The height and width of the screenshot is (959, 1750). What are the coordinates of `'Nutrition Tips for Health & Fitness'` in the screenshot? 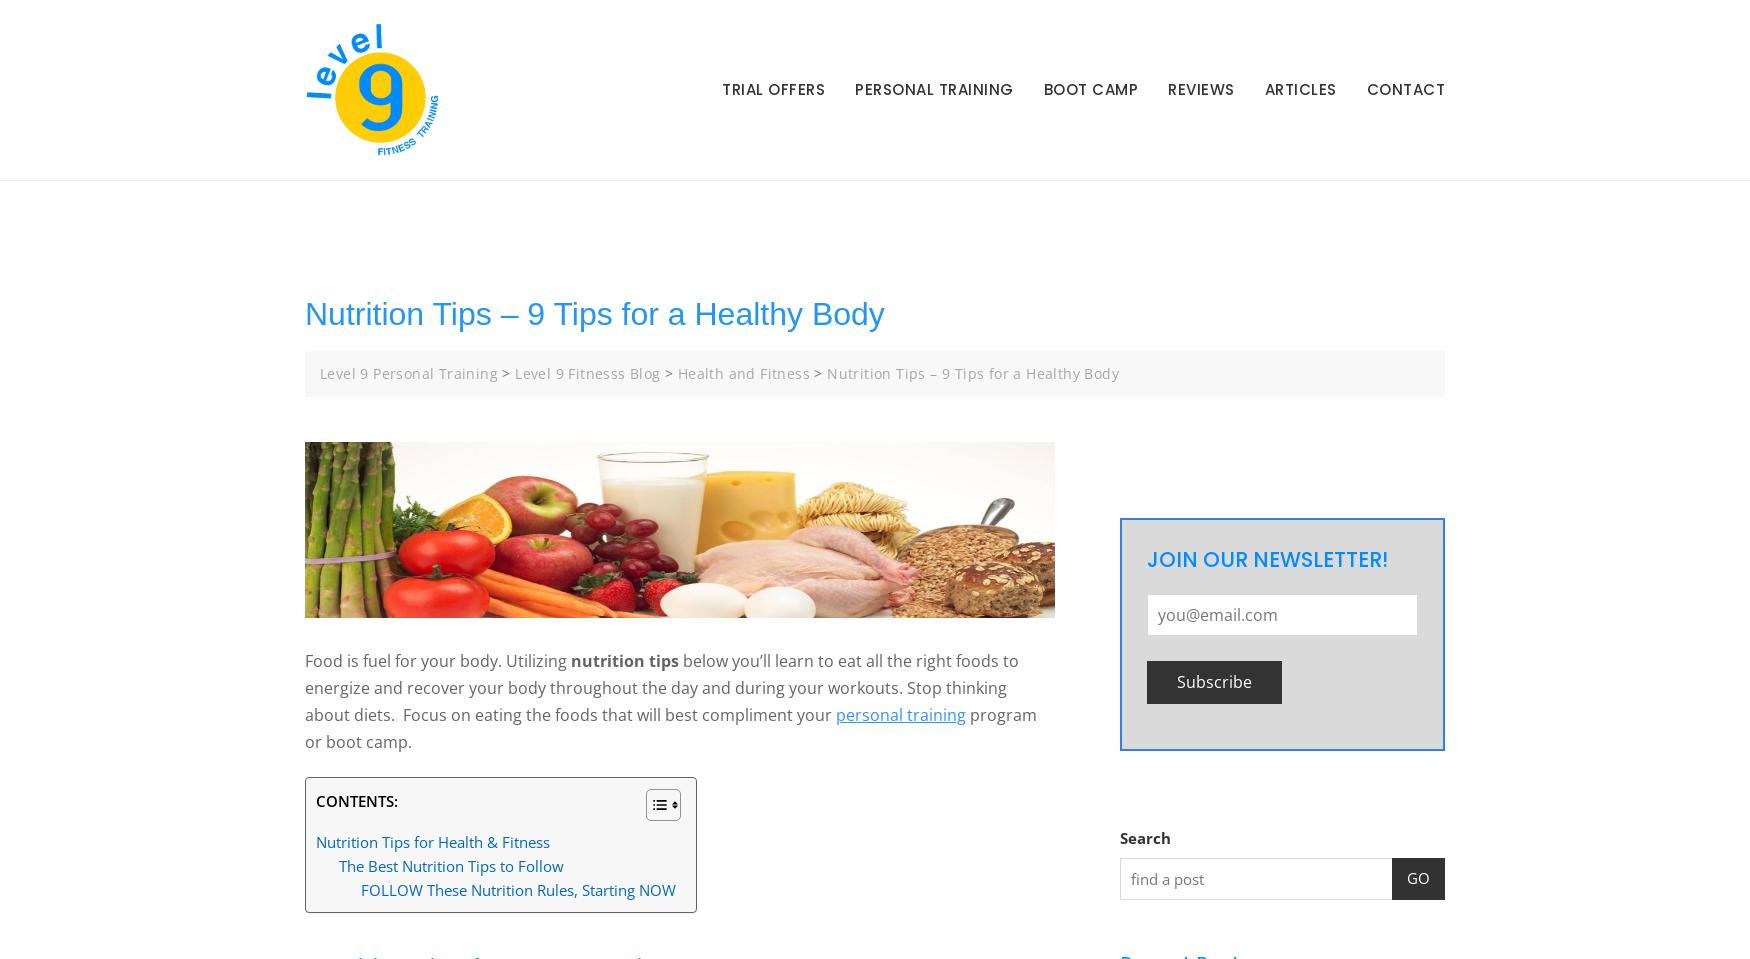 It's located at (431, 840).